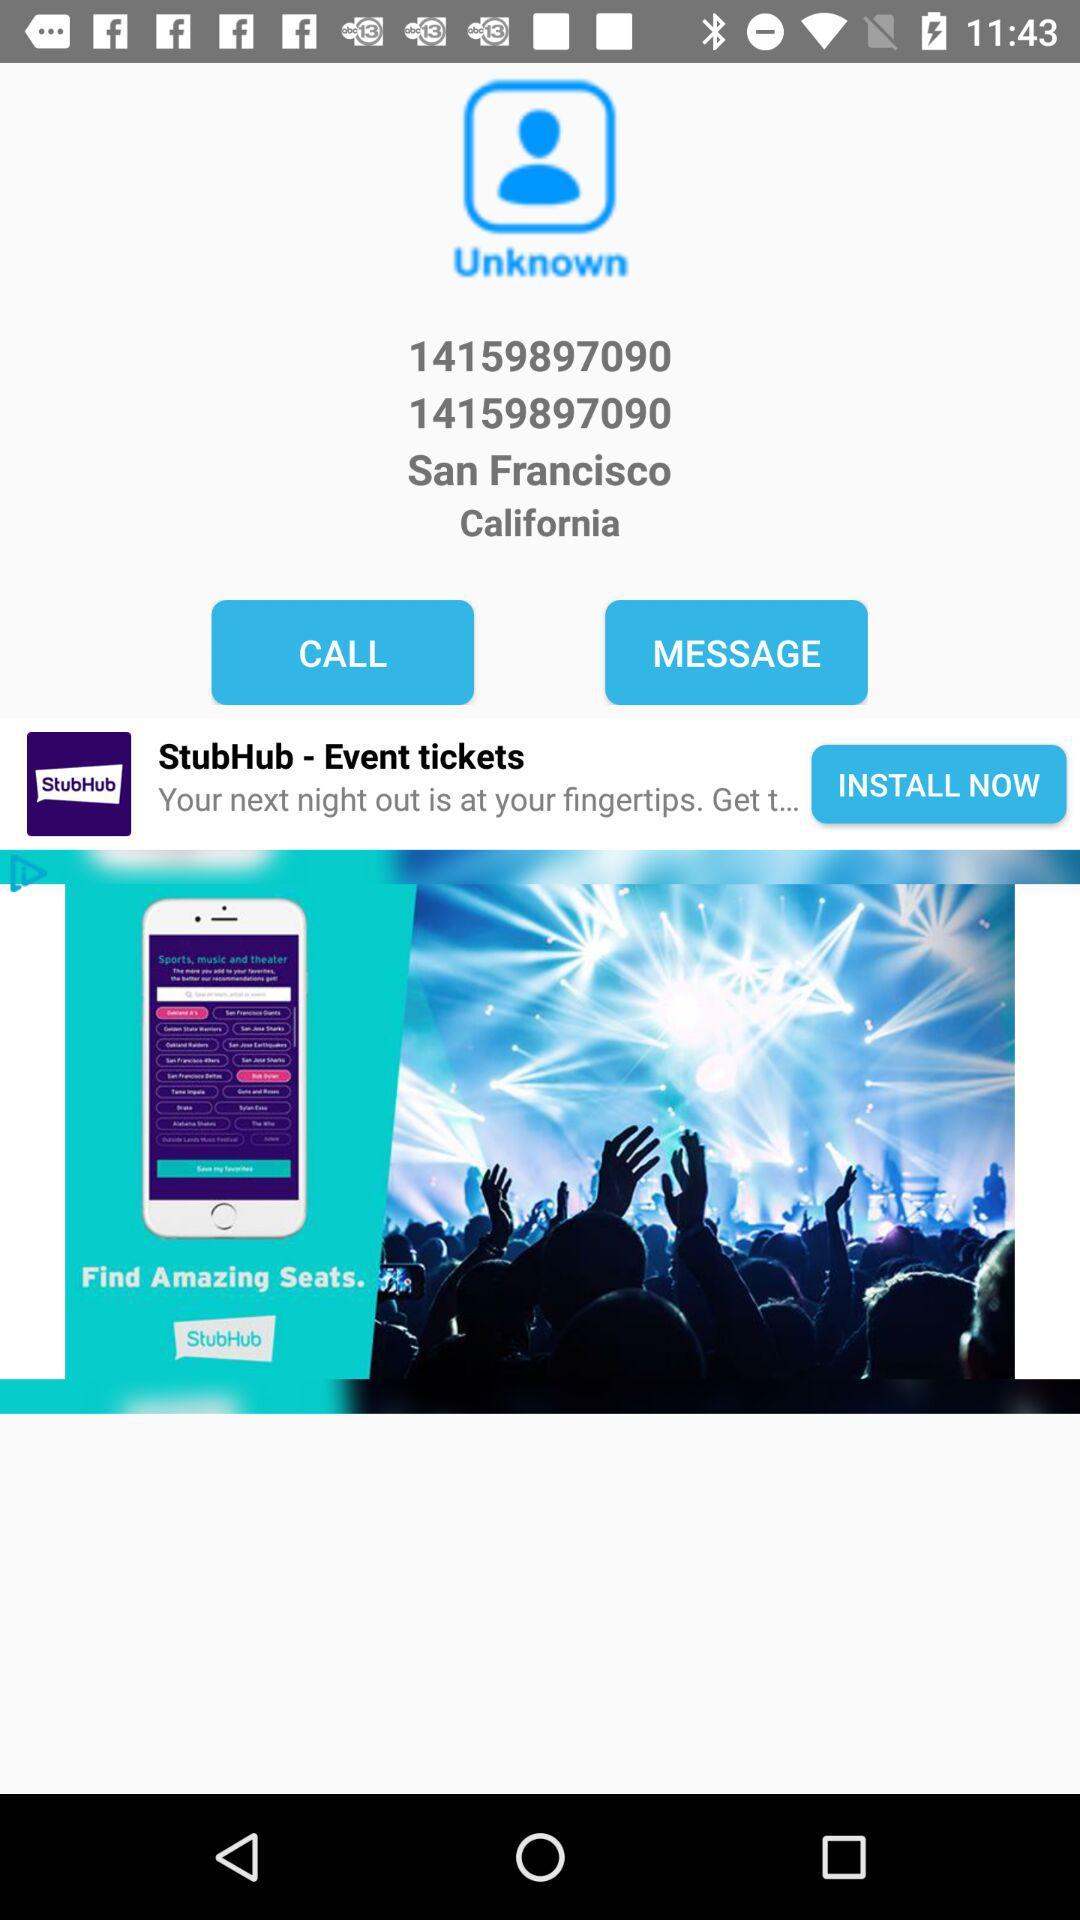 The image size is (1080, 1920). I want to click on stubhub homepage, so click(540, 1131).